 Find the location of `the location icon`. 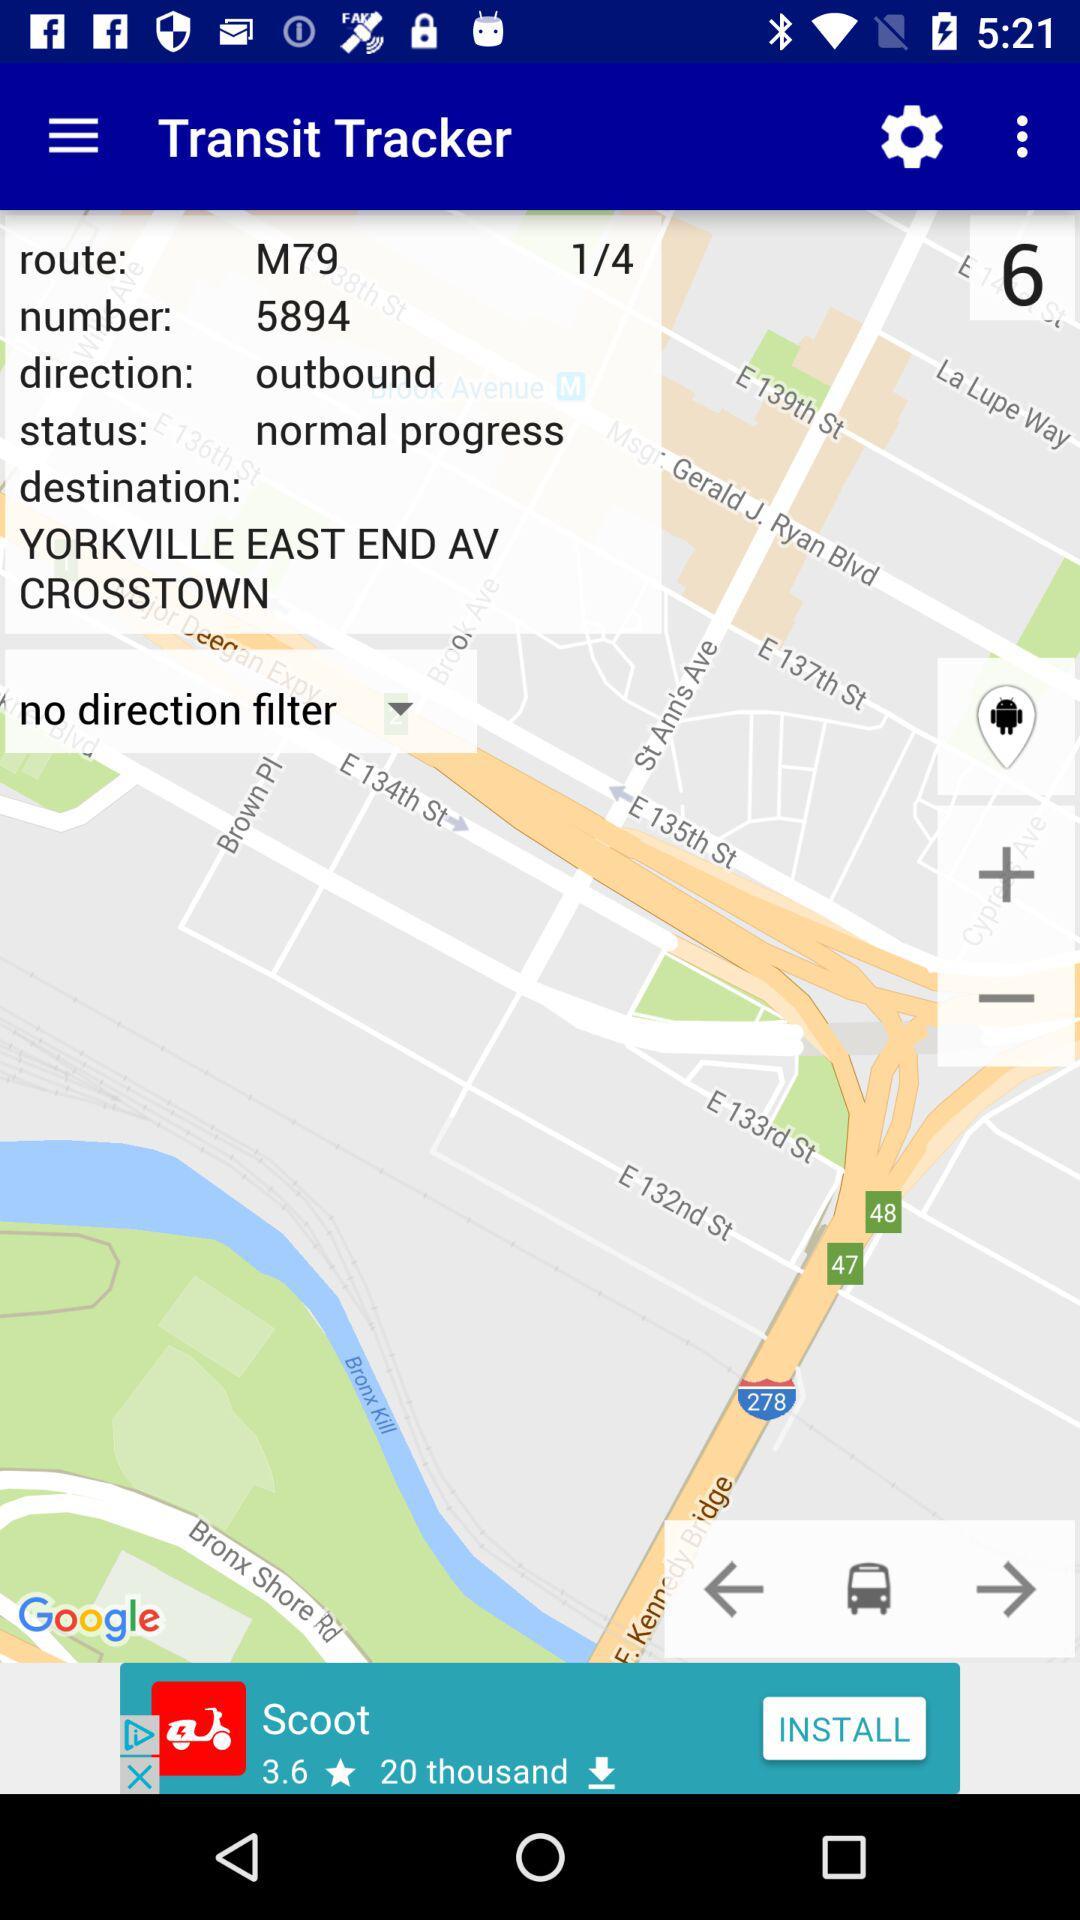

the location icon is located at coordinates (1006, 725).